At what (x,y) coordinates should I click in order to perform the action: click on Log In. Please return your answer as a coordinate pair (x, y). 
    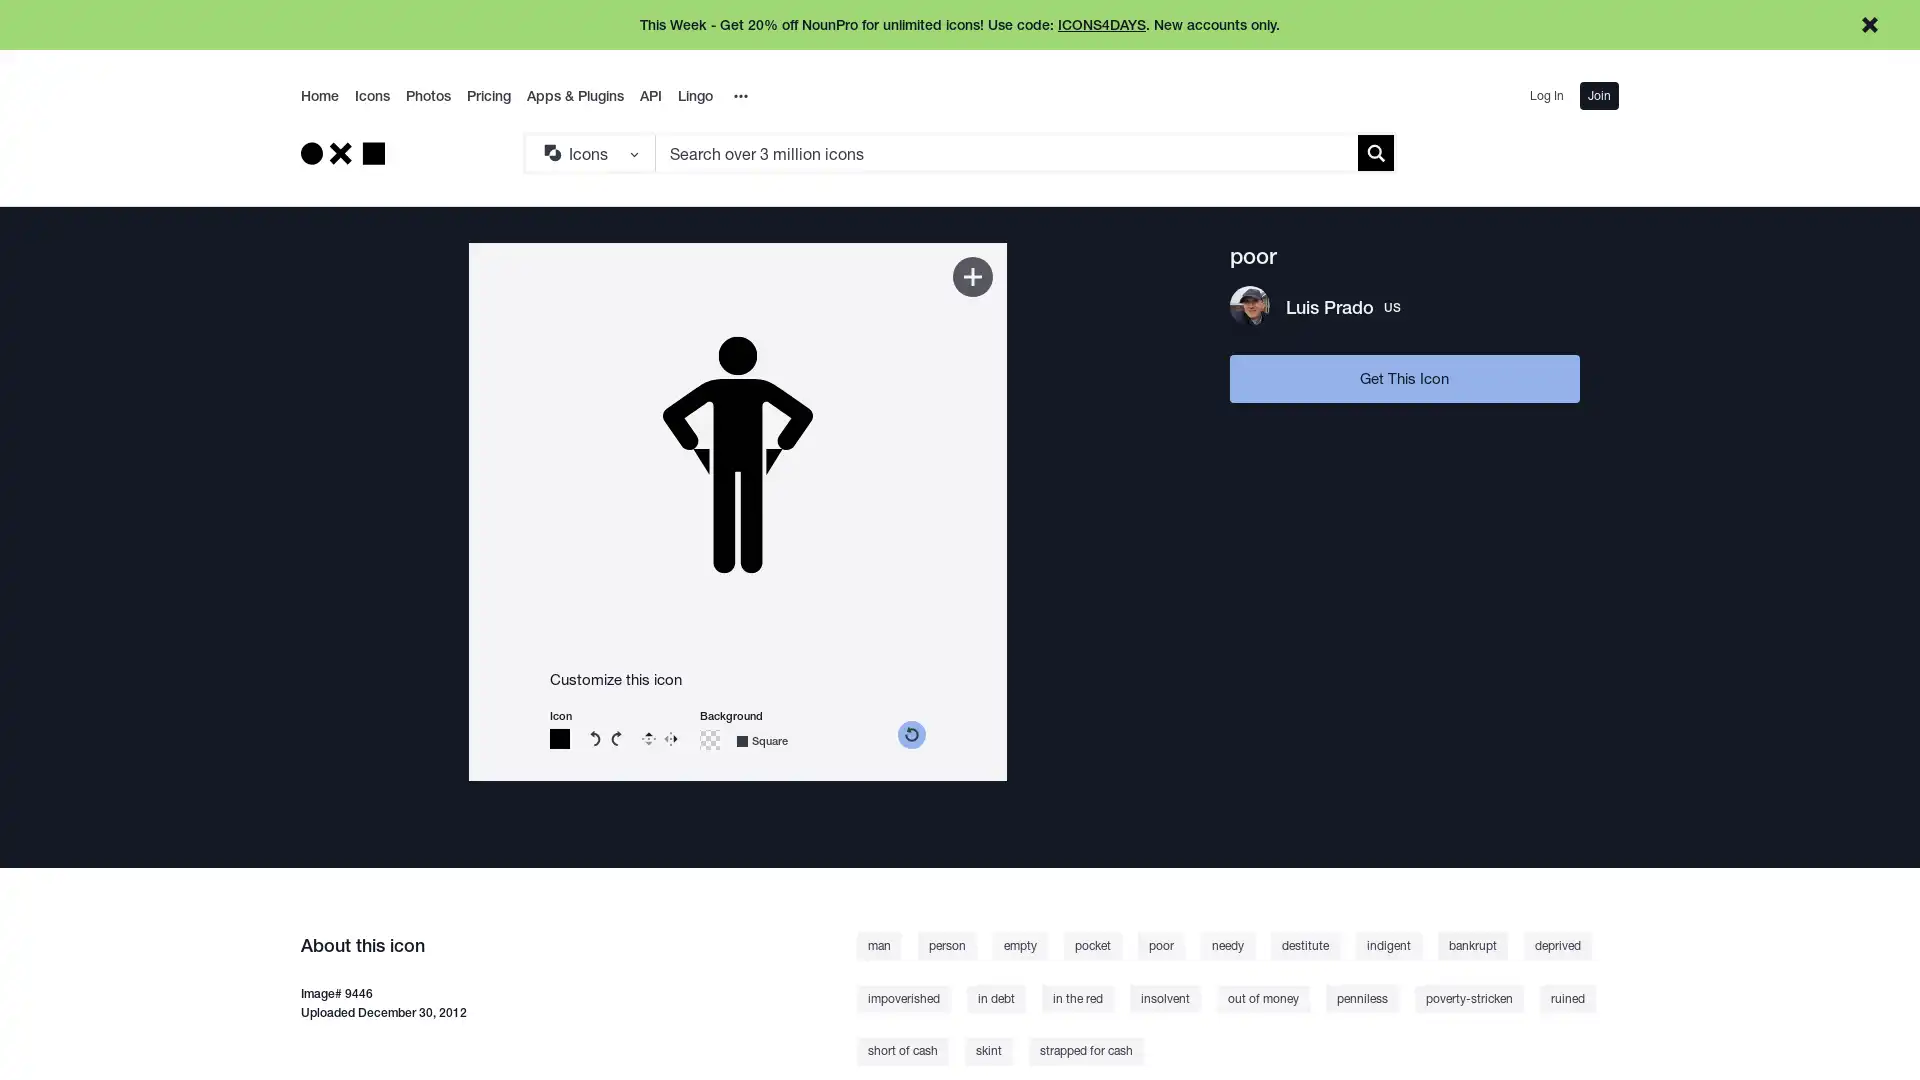
    Looking at the image, I should click on (1545, 96).